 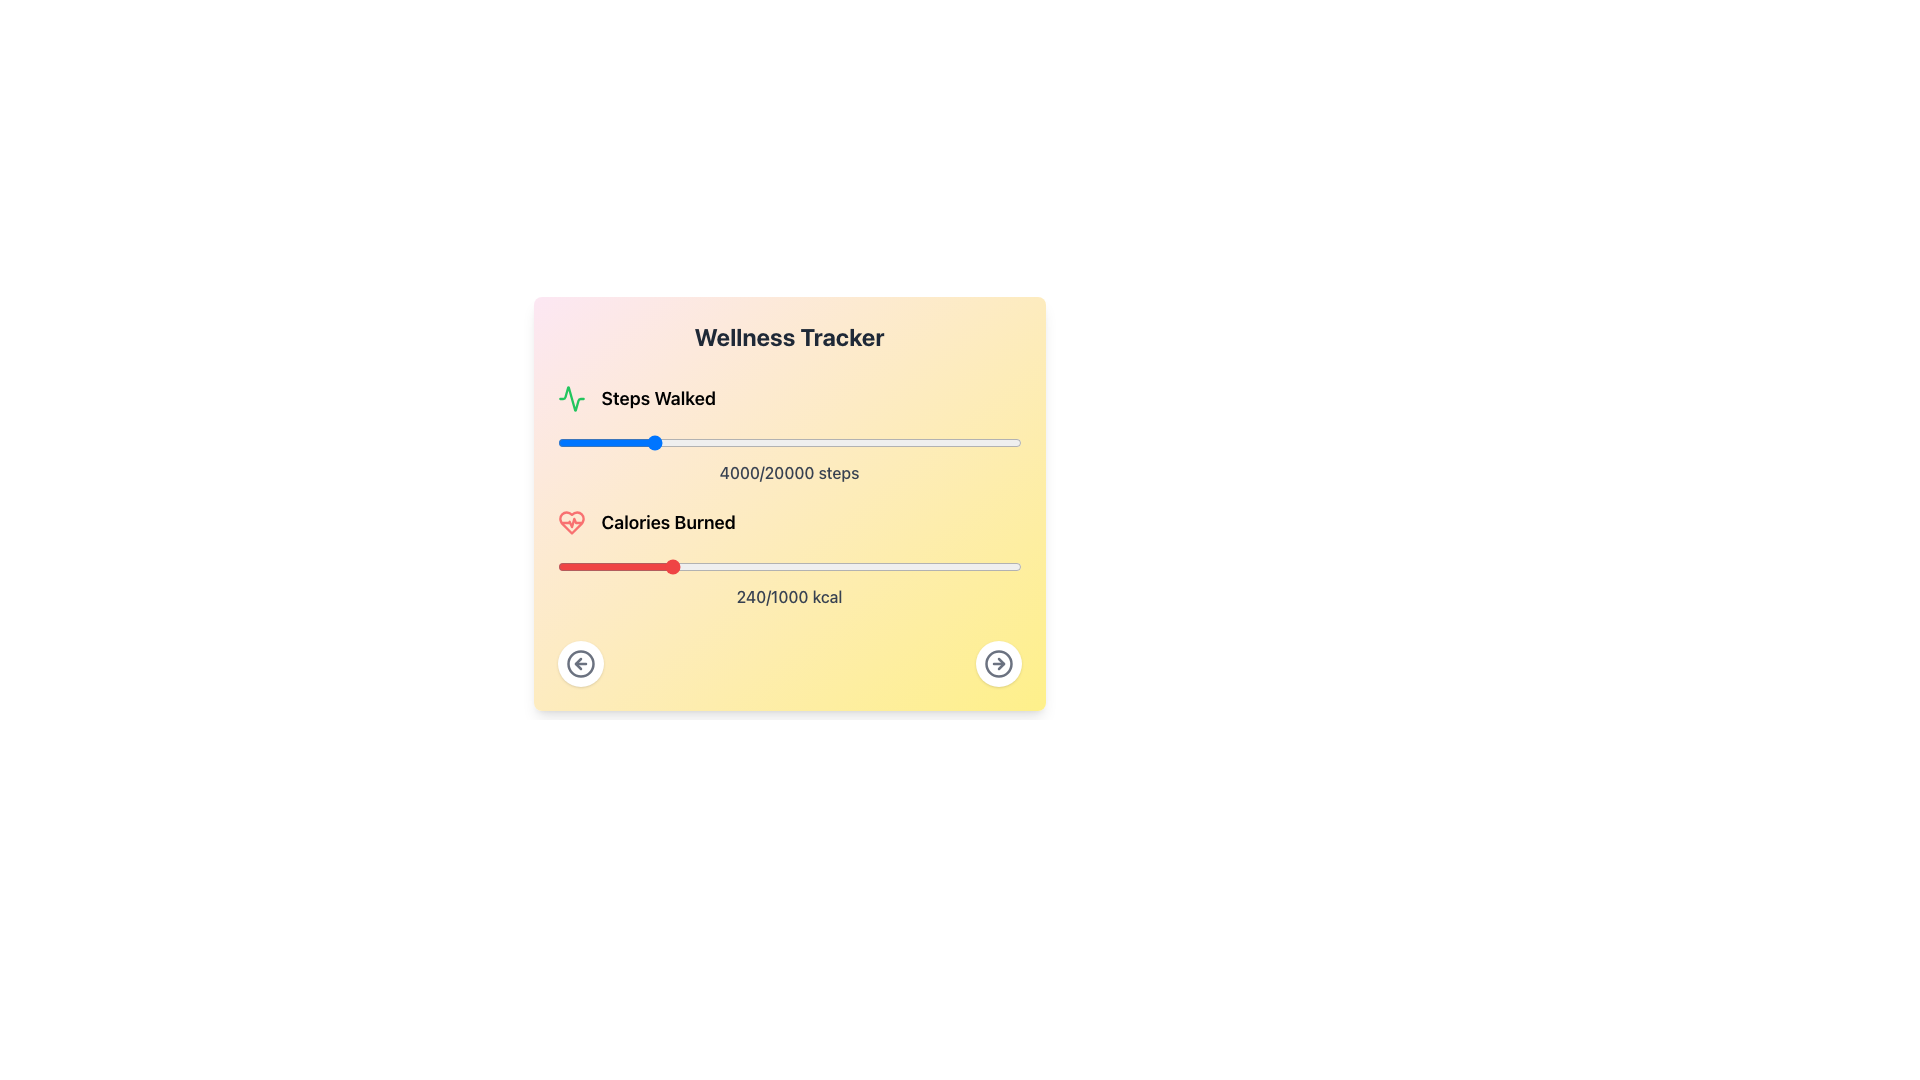 What do you see at coordinates (789, 442) in the screenshot?
I see `the 'Steps Walked' slider` at bounding box center [789, 442].